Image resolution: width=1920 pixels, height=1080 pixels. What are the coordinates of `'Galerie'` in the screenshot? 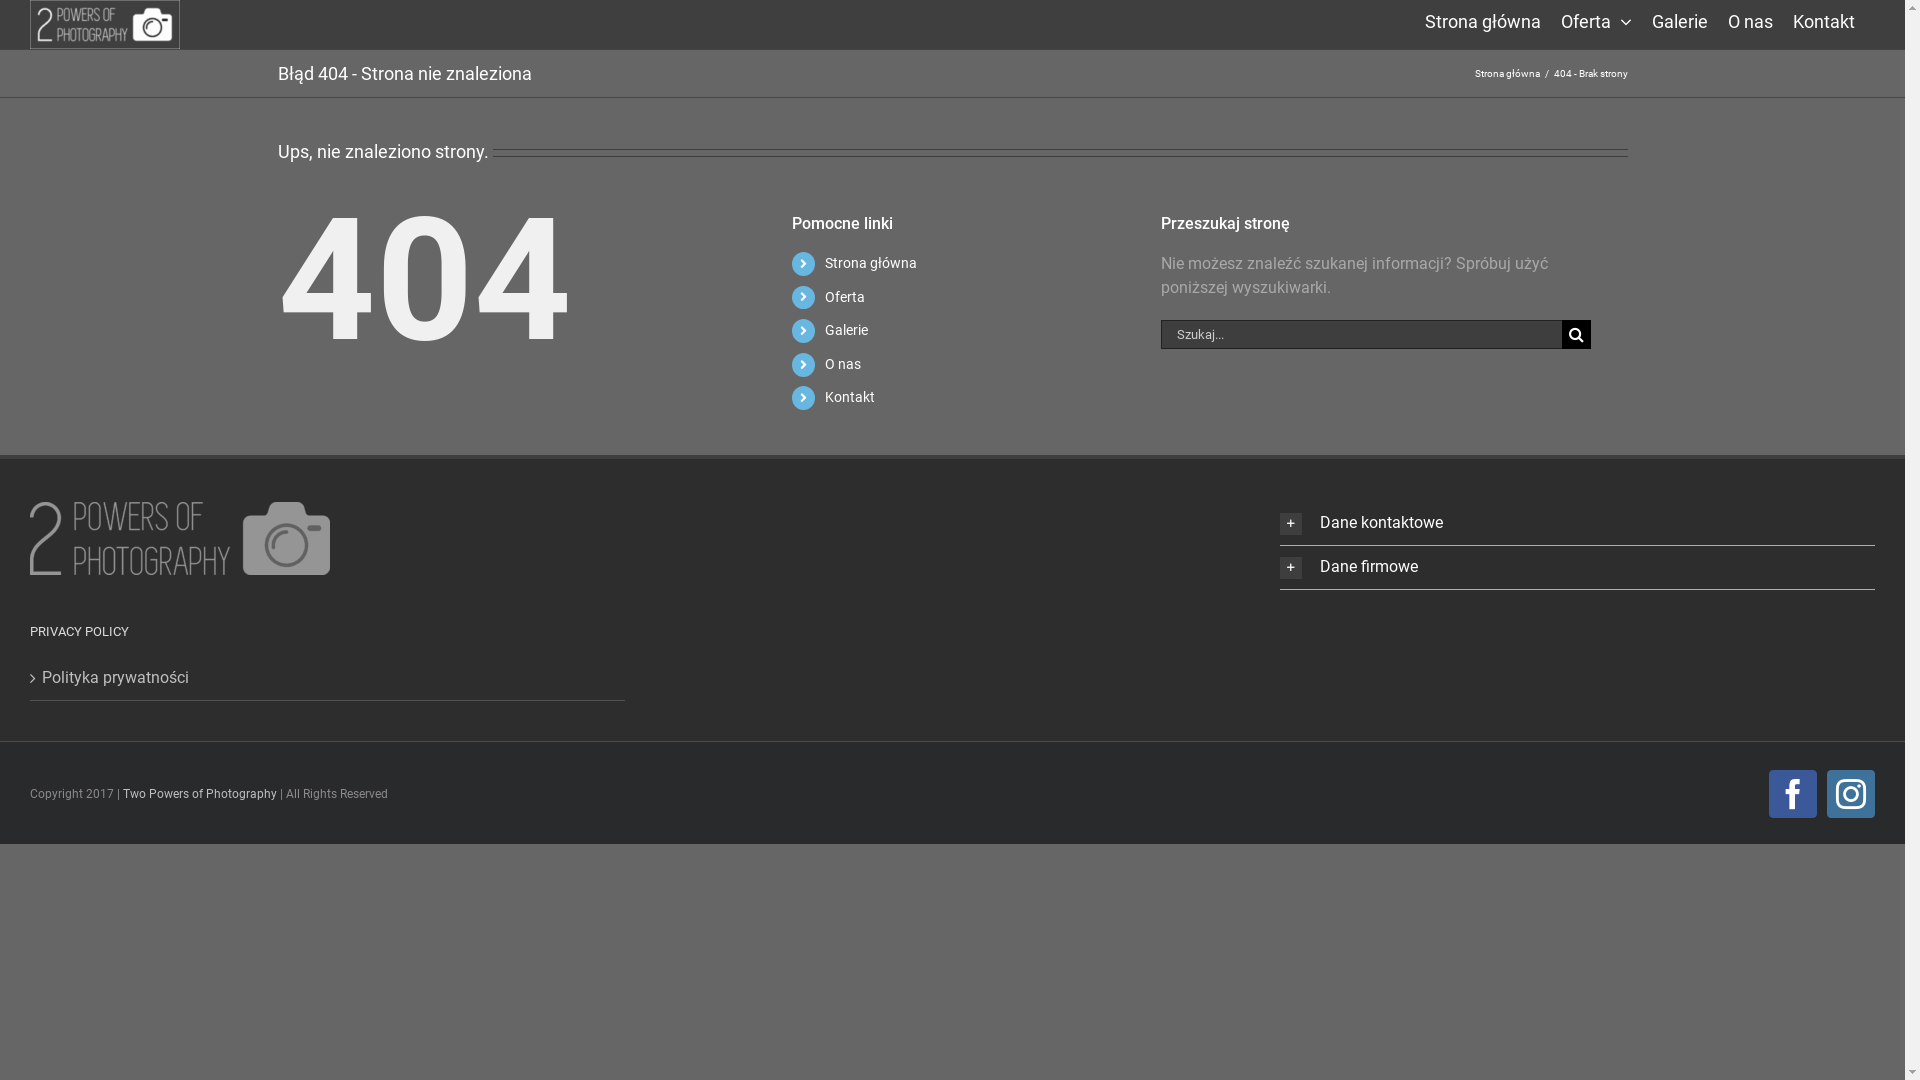 It's located at (1680, 19).